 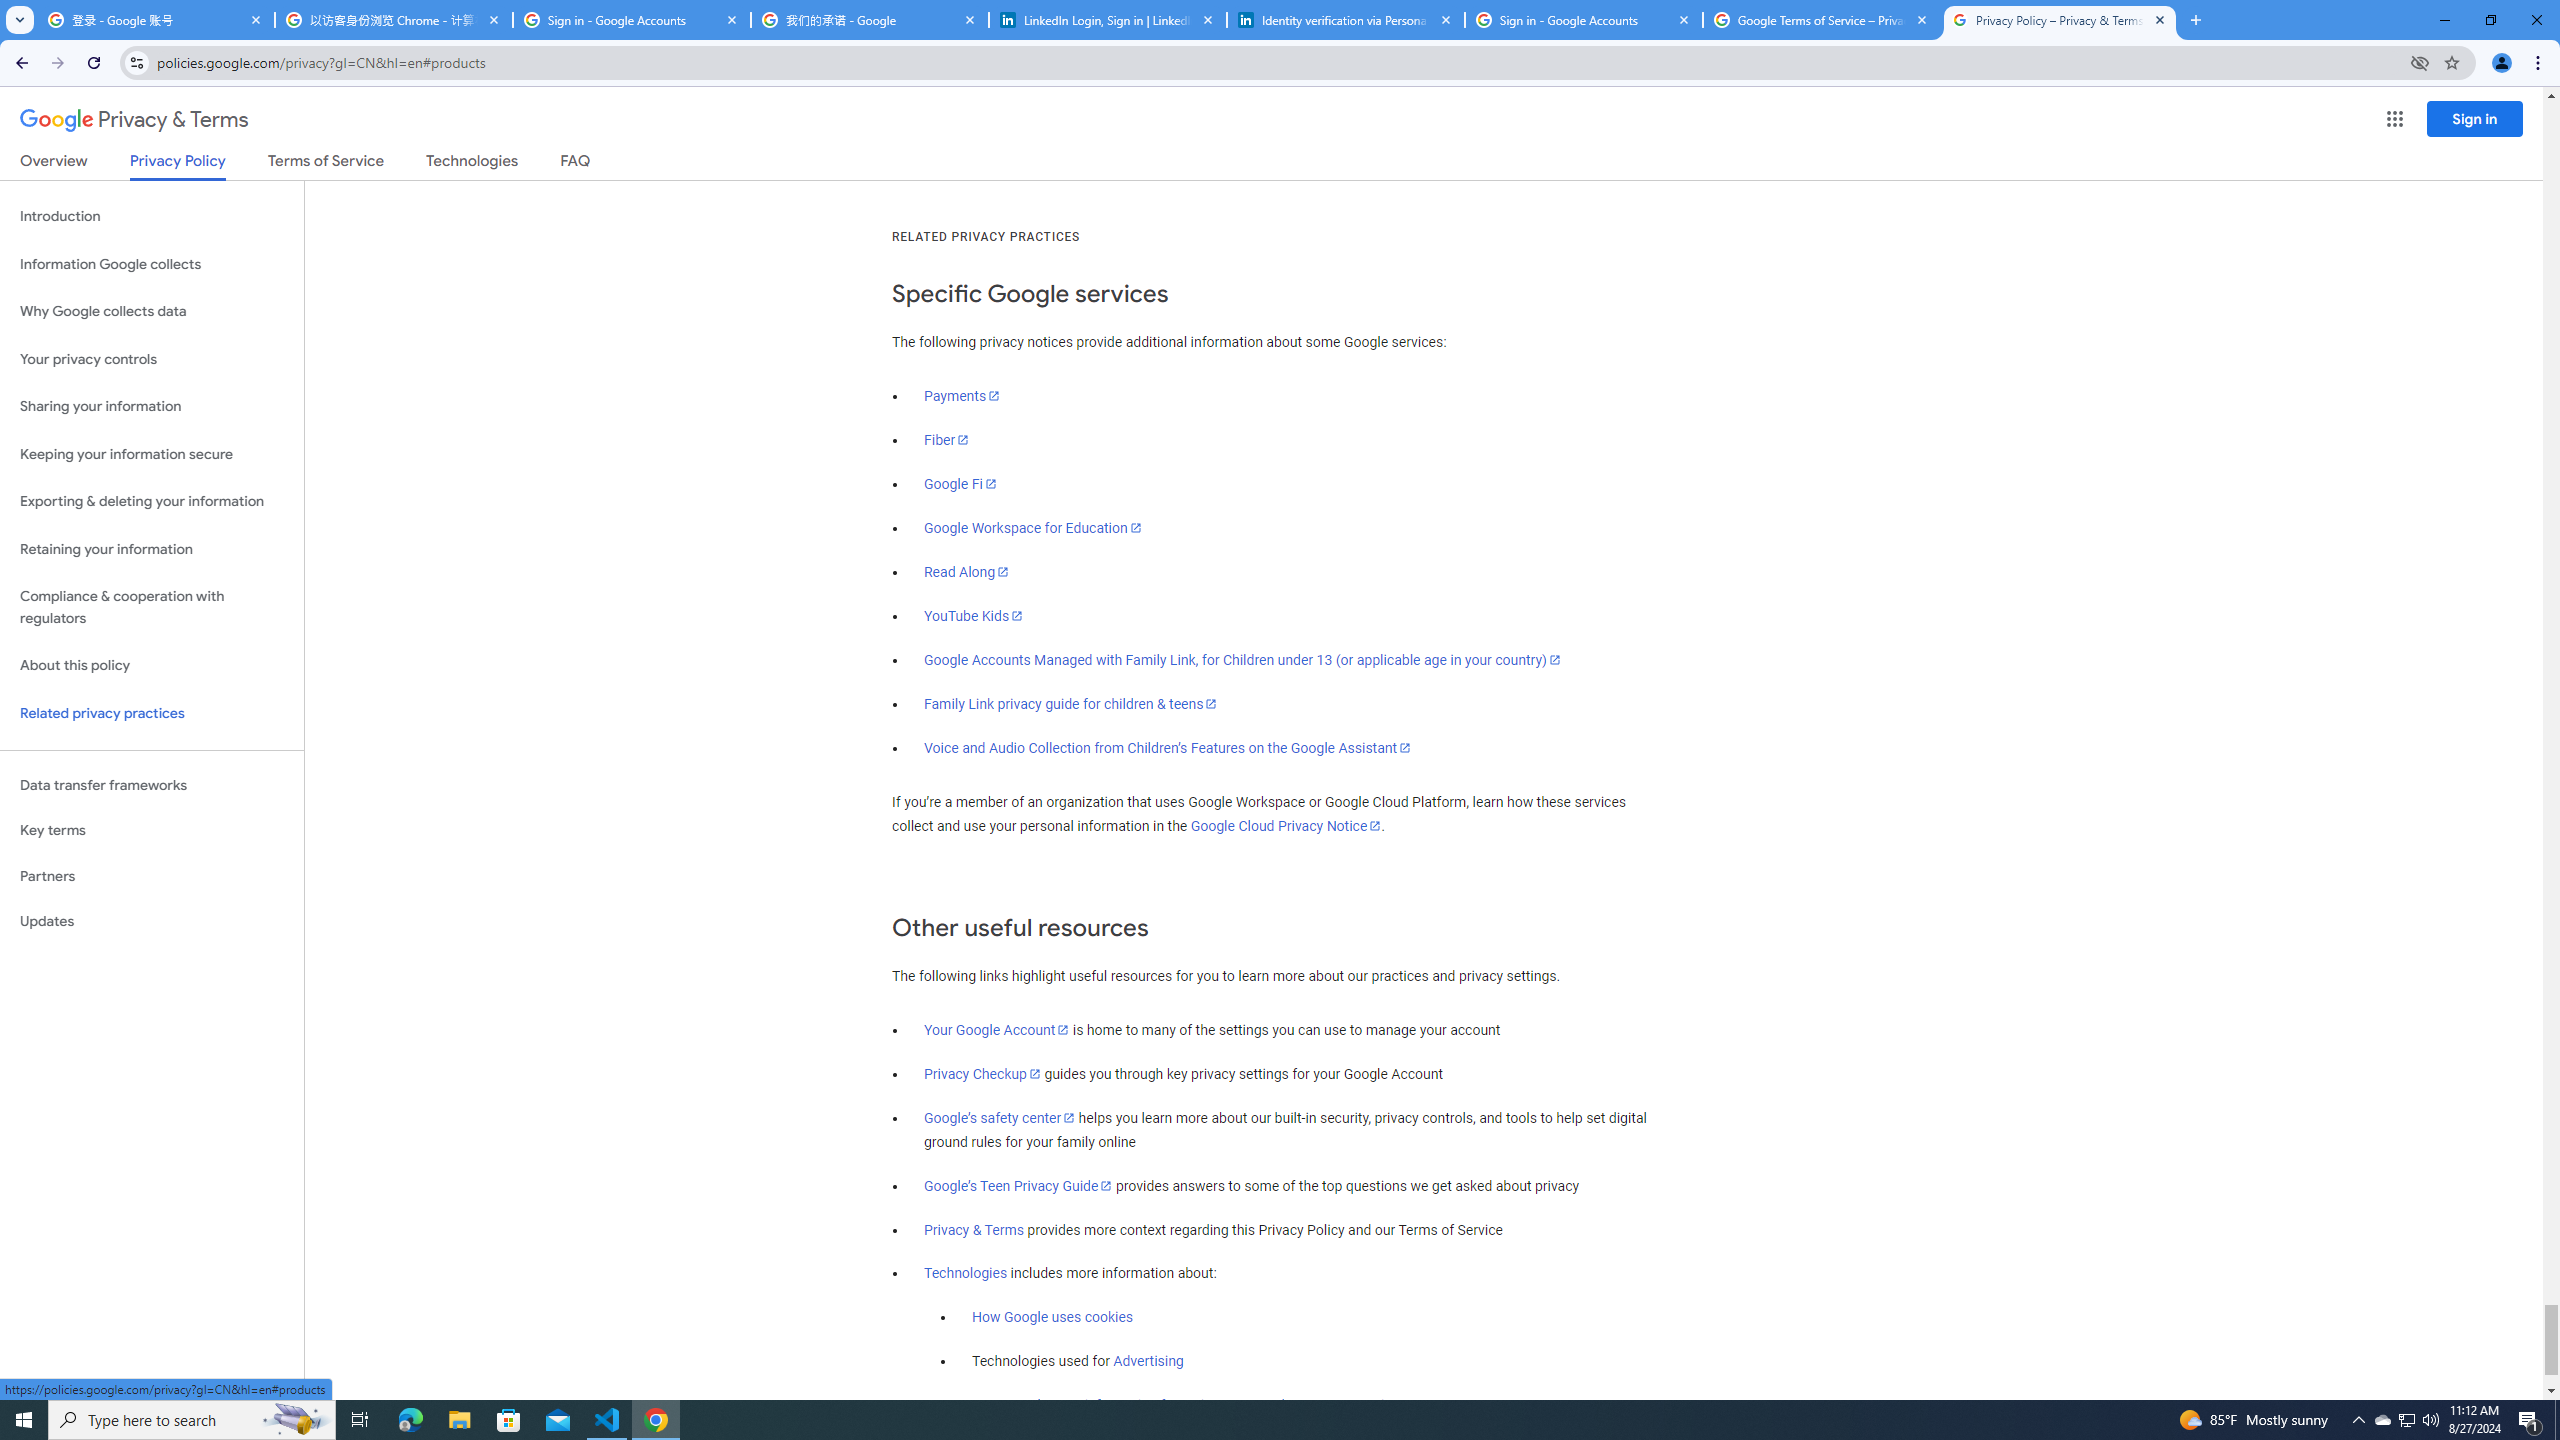 What do you see at coordinates (996, 1030) in the screenshot?
I see `'Your Google Account'` at bounding box center [996, 1030].